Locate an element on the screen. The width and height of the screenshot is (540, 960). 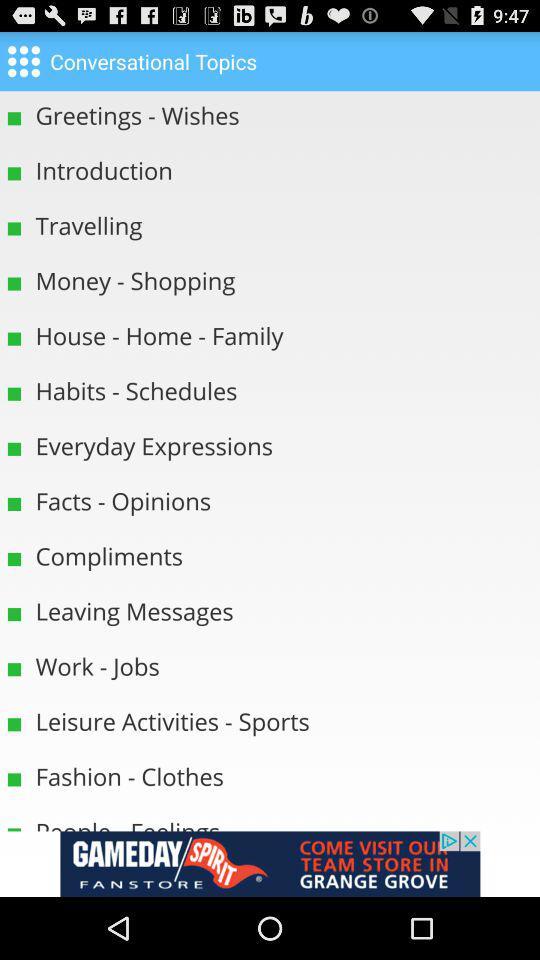
to view main menu is located at coordinates (22, 59).